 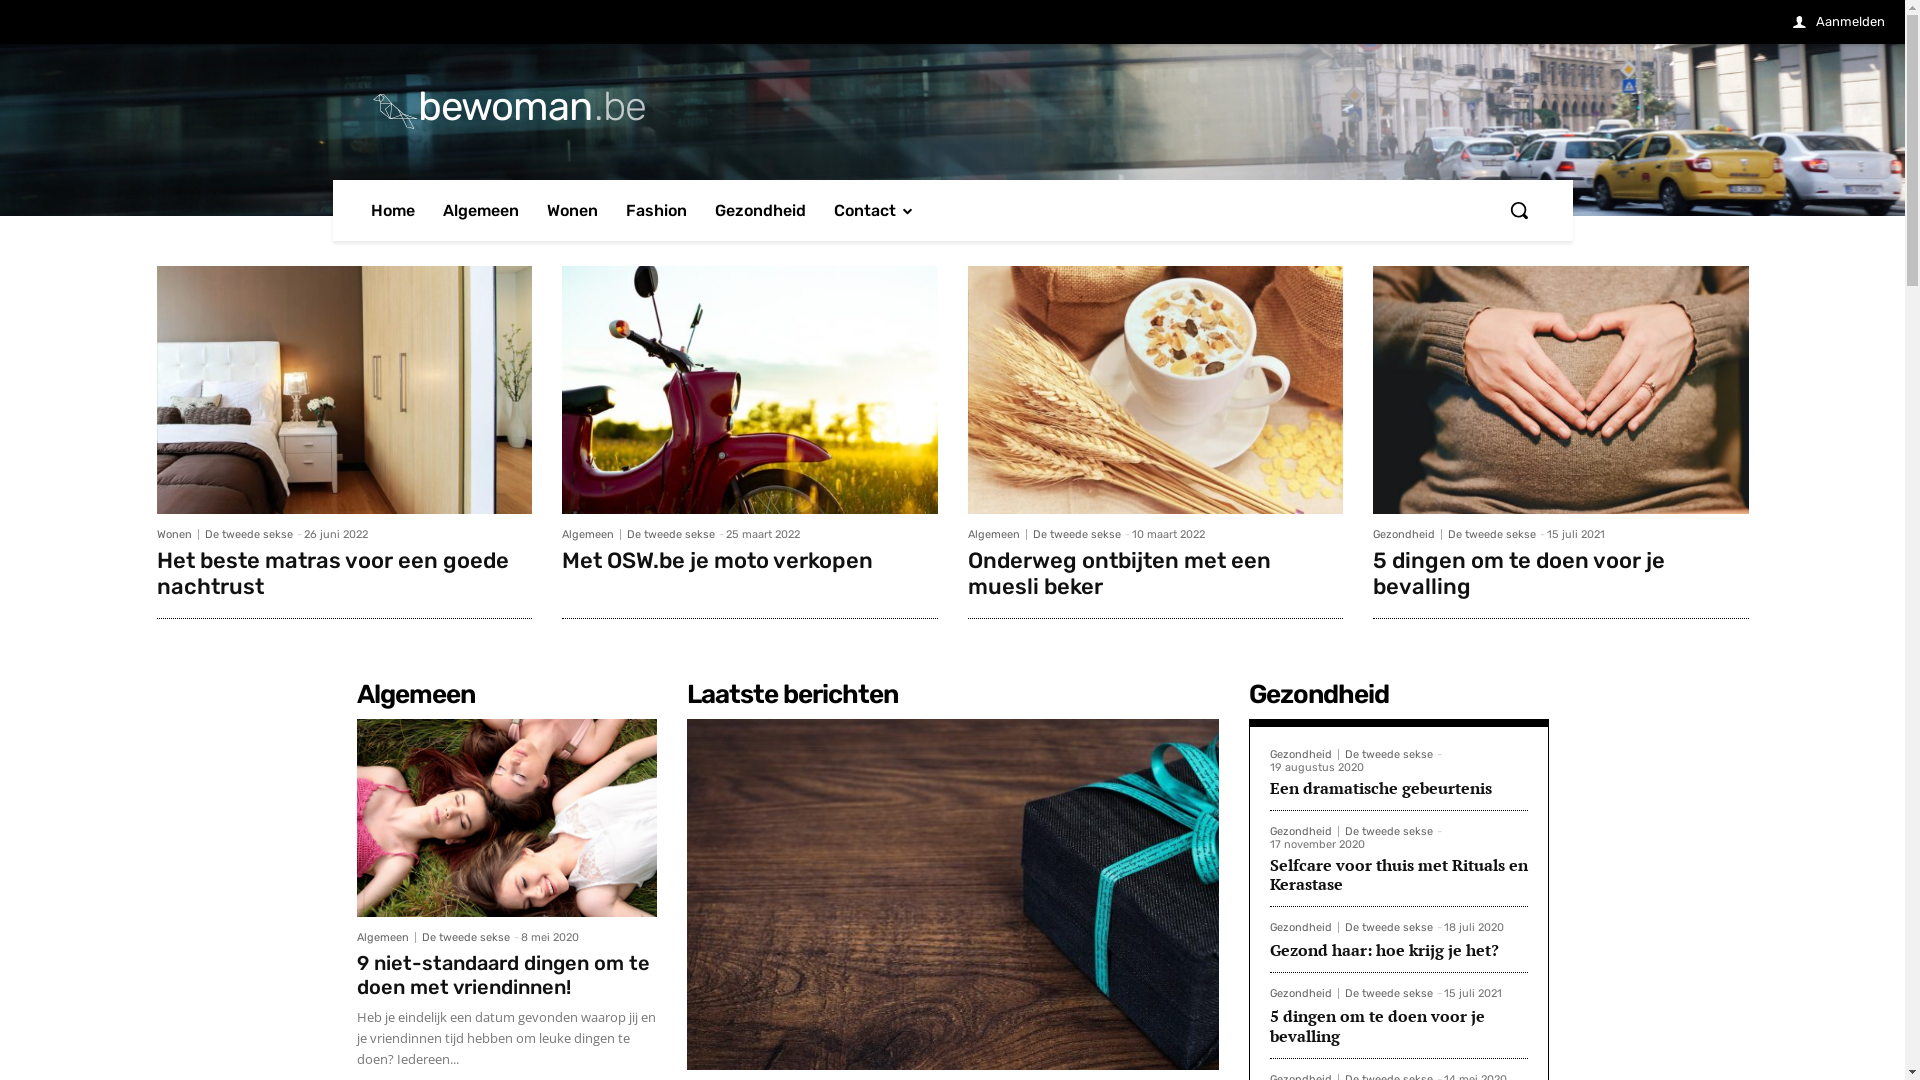 What do you see at coordinates (344, 389) in the screenshot?
I see `'Het beste matras voor een goede nachtrust'` at bounding box center [344, 389].